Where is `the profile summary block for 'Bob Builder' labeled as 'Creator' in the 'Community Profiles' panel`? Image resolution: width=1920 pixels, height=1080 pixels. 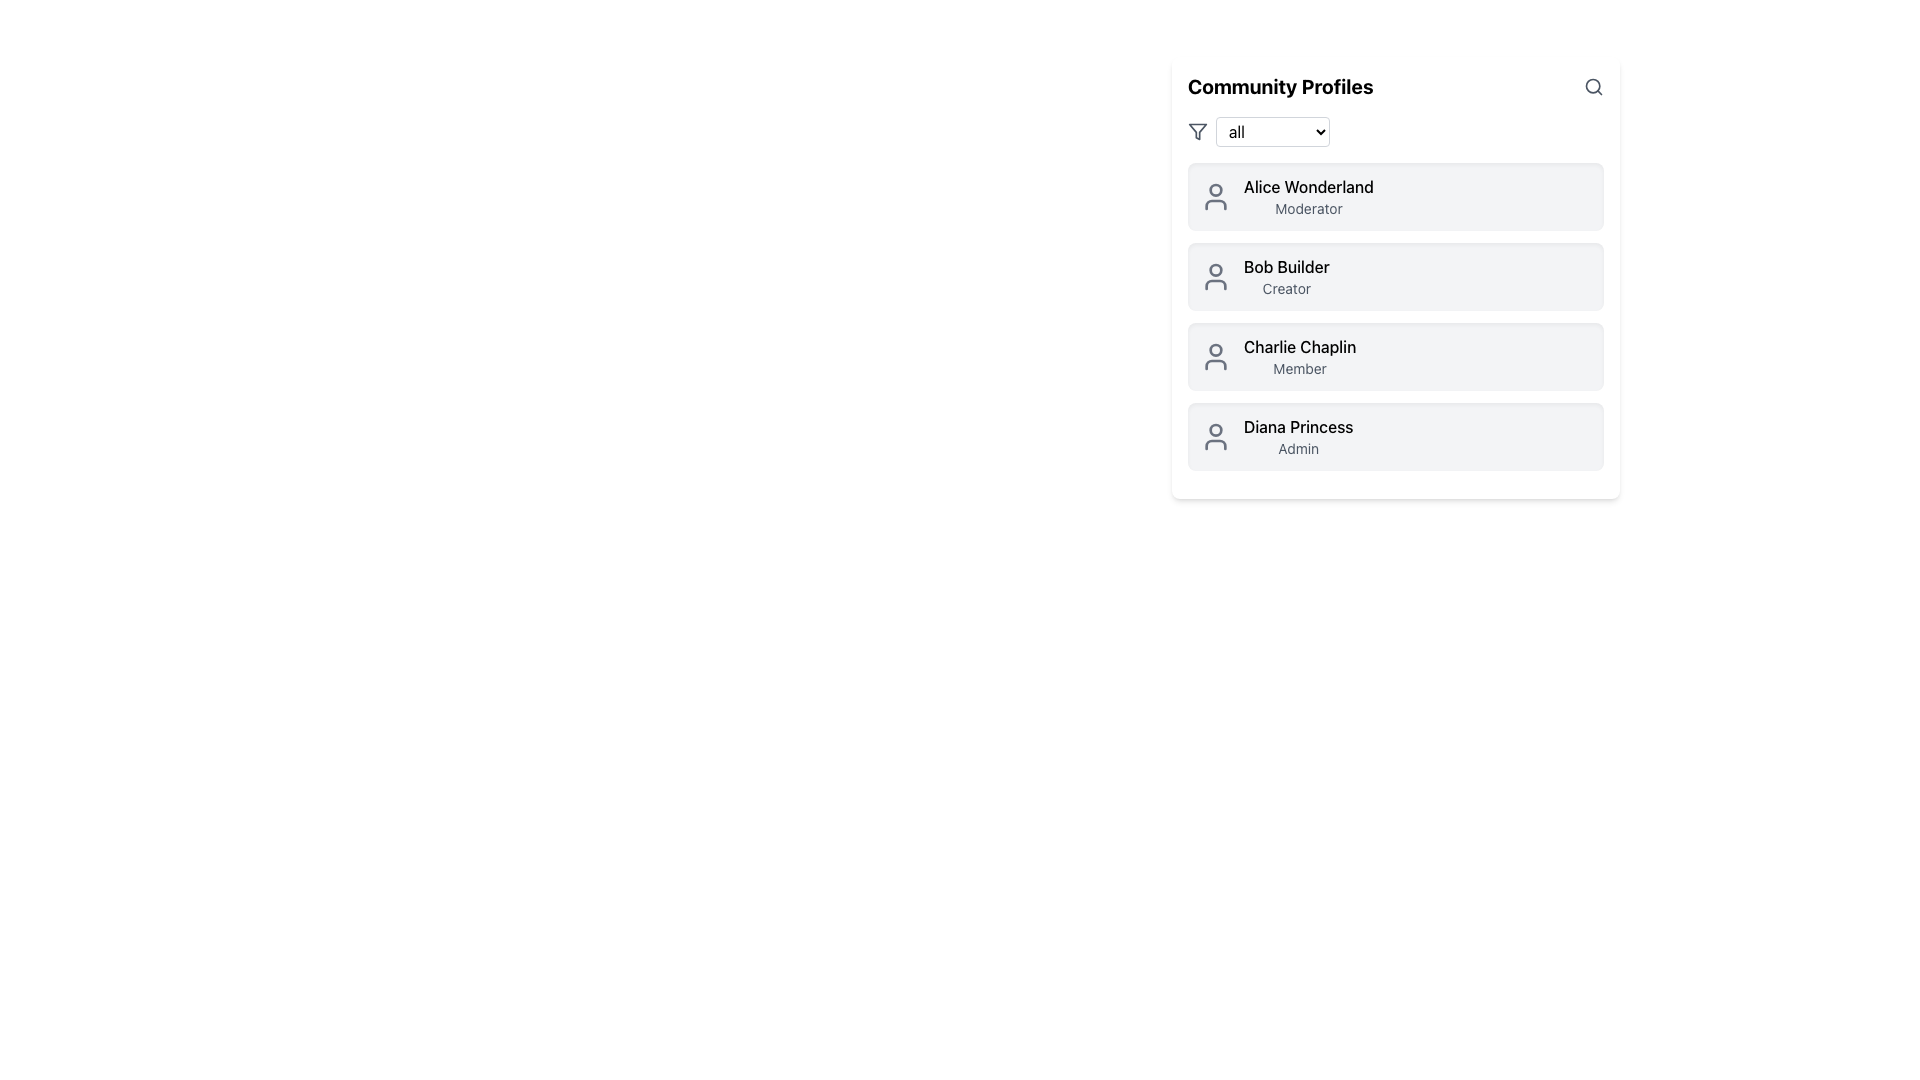 the profile summary block for 'Bob Builder' labeled as 'Creator' in the 'Community Profiles' panel is located at coordinates (1395, 277).